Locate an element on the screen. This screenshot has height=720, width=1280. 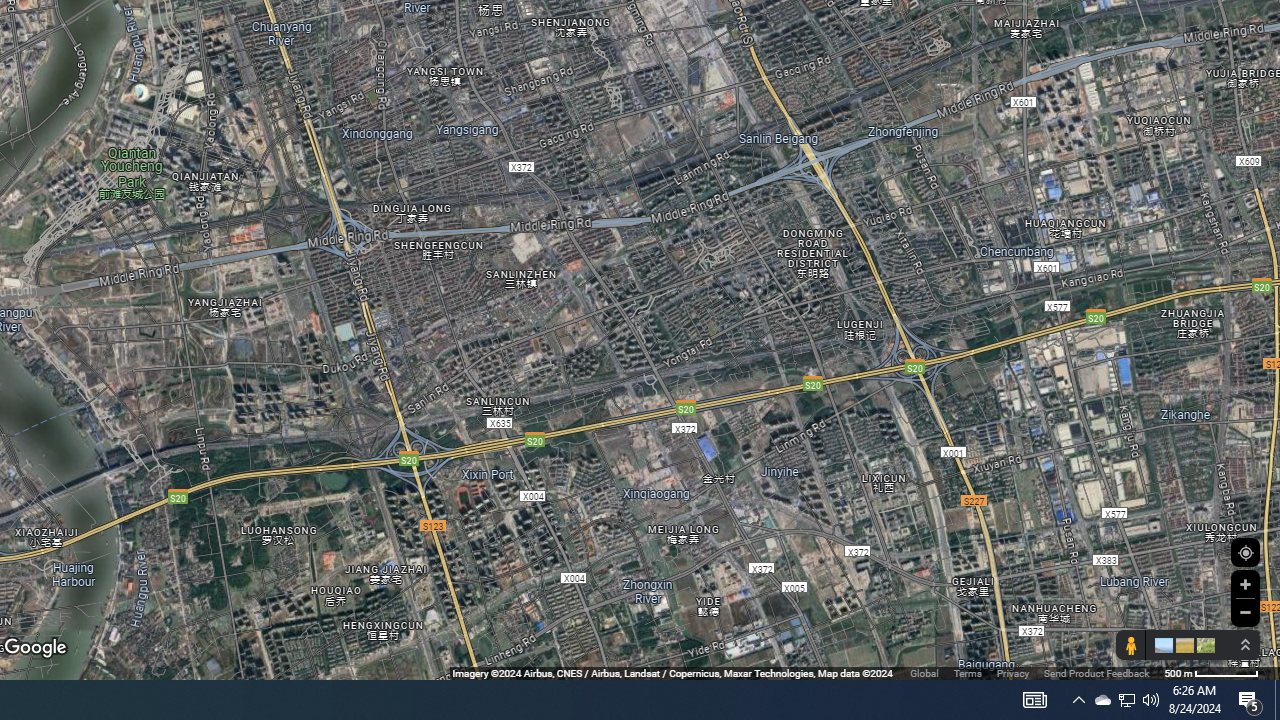
'Show Street View coverage' is located at coordinates (1130, 645).